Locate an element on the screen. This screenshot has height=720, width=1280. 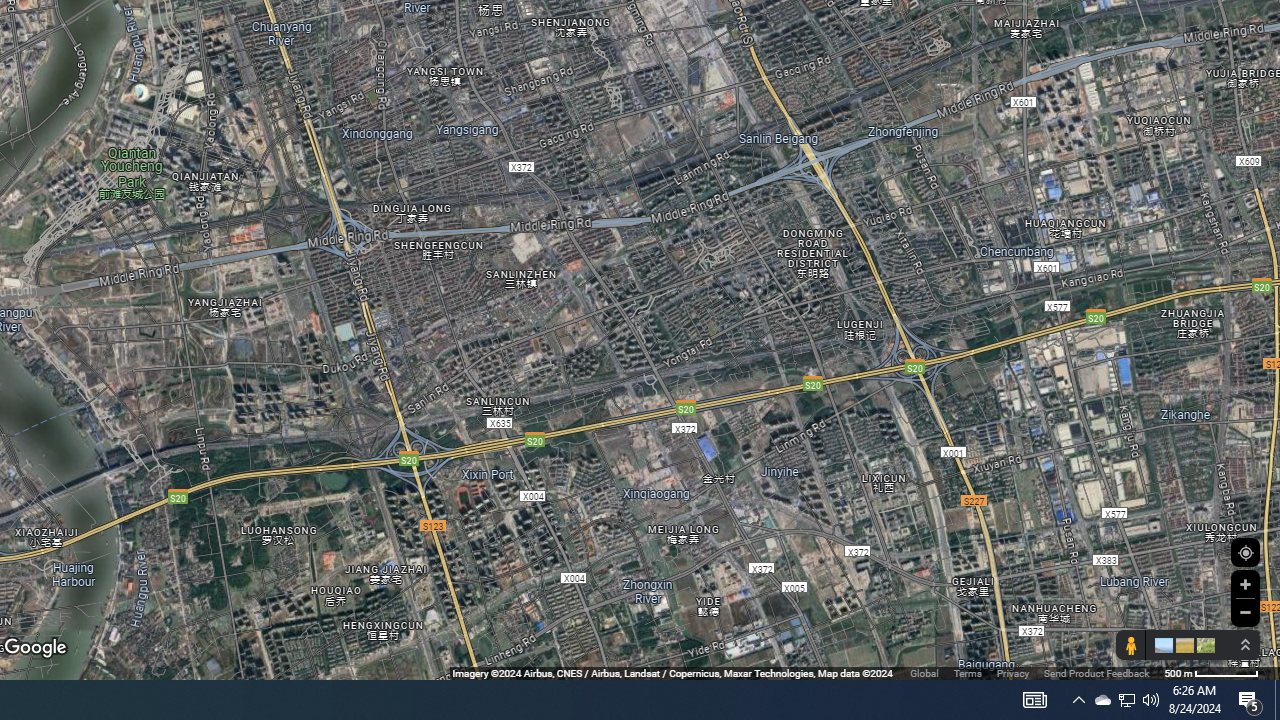
'Show Street View coverage' is located at coordinates (1130, 645).